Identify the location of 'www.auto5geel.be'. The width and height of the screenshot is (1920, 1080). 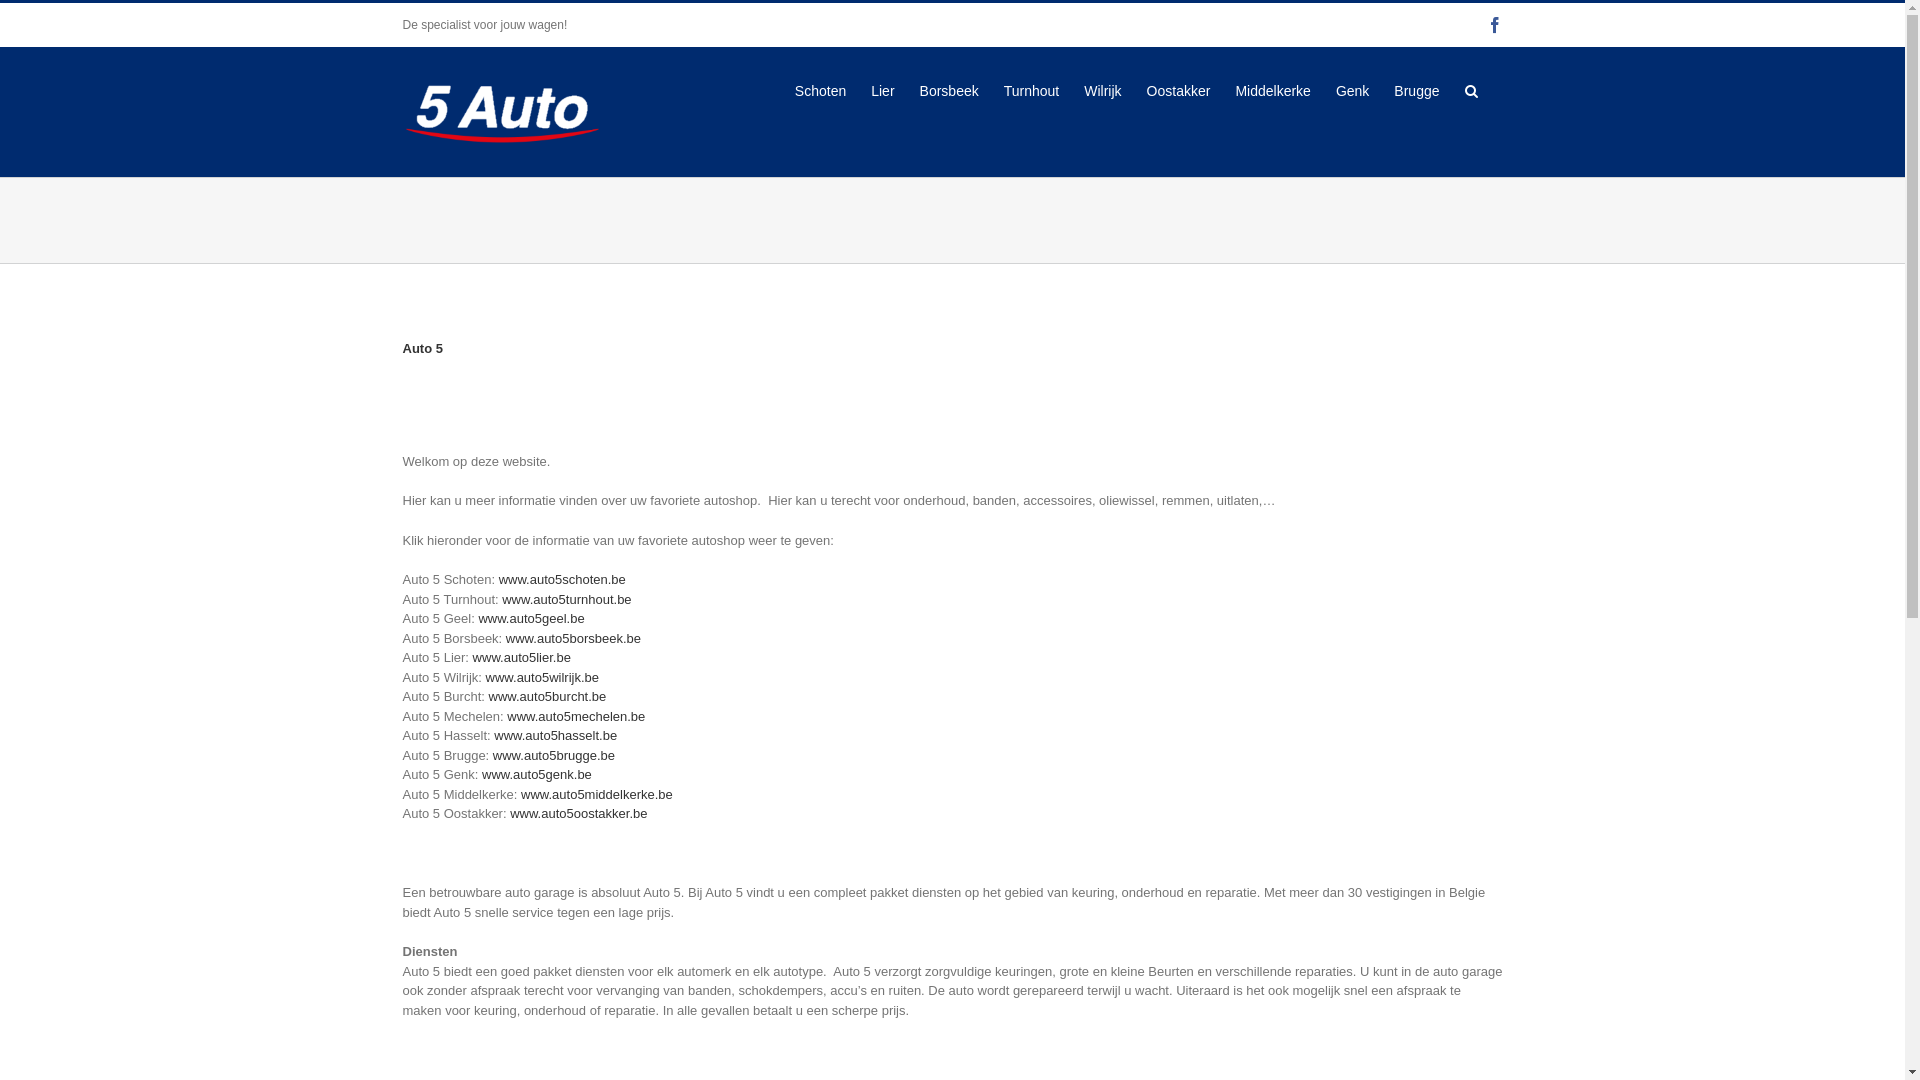
(477, 617).